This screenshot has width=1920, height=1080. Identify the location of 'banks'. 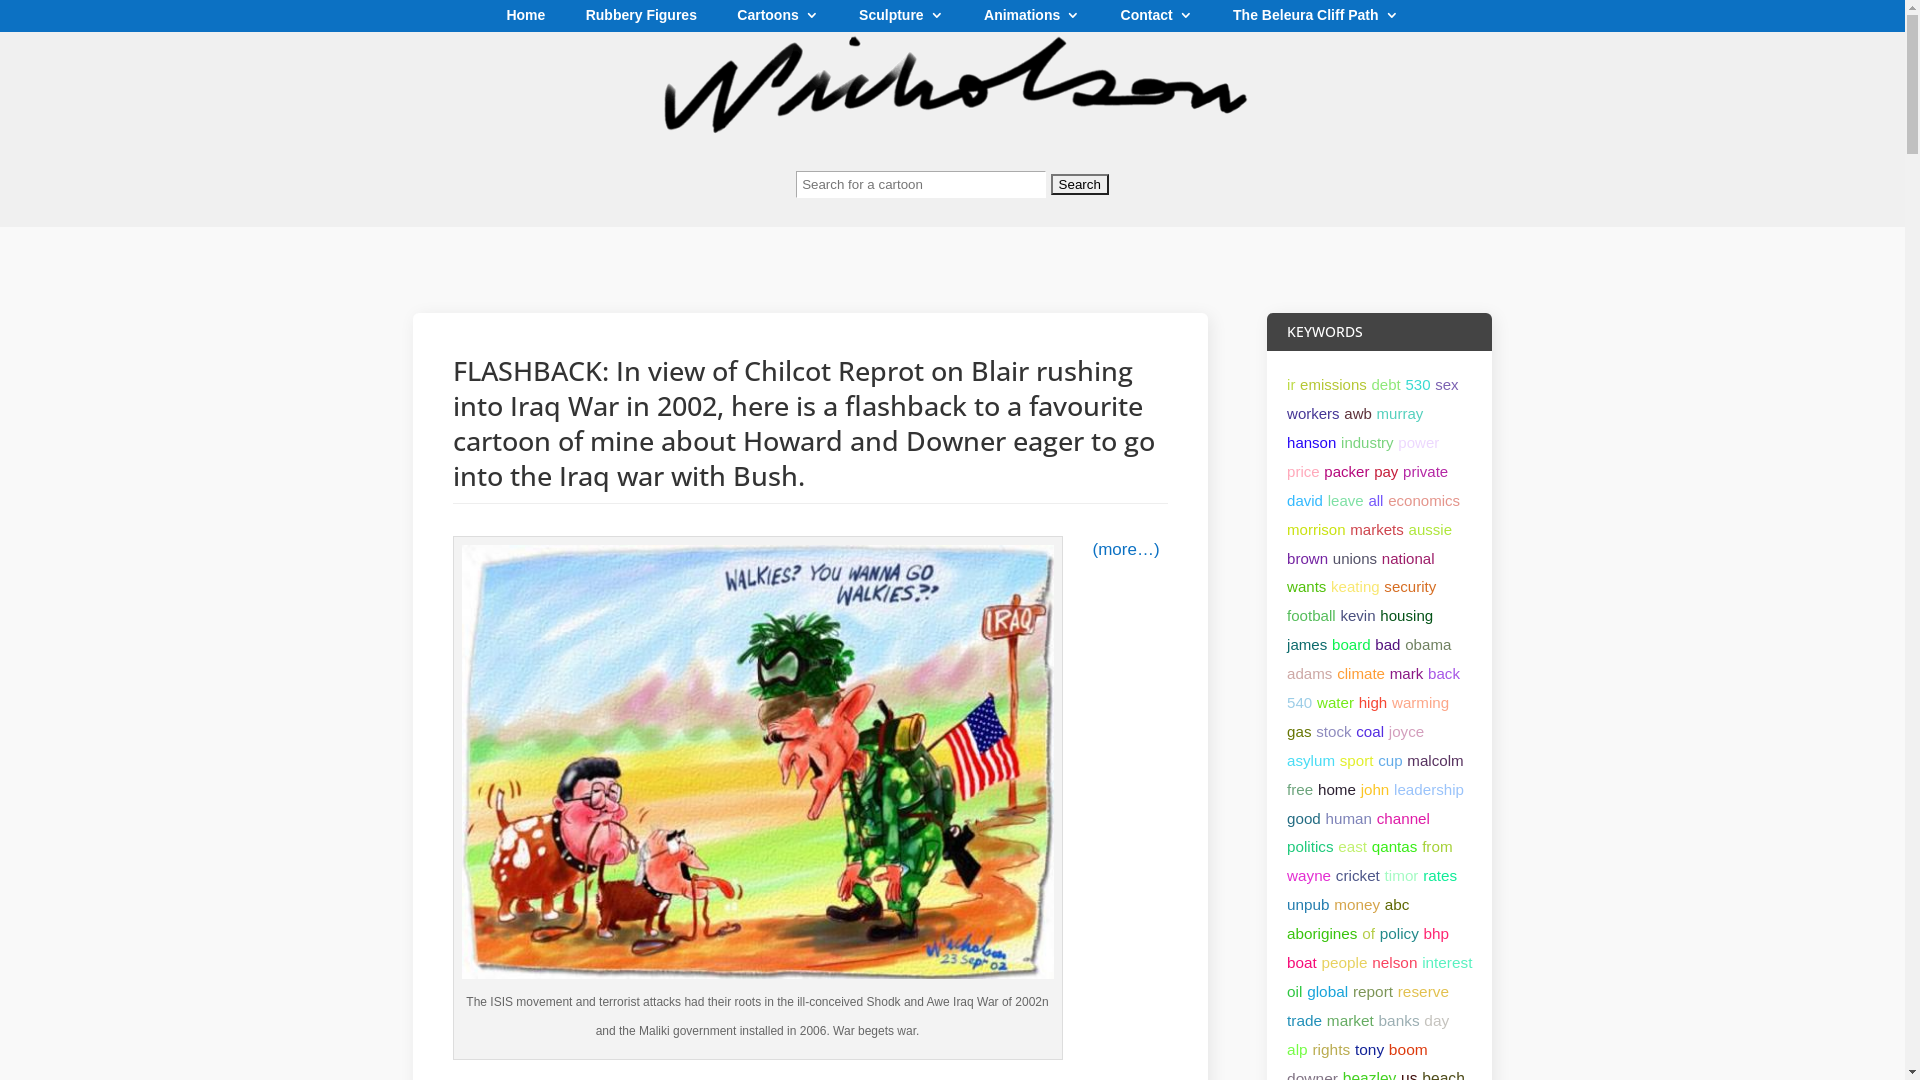
(1398, 1020).